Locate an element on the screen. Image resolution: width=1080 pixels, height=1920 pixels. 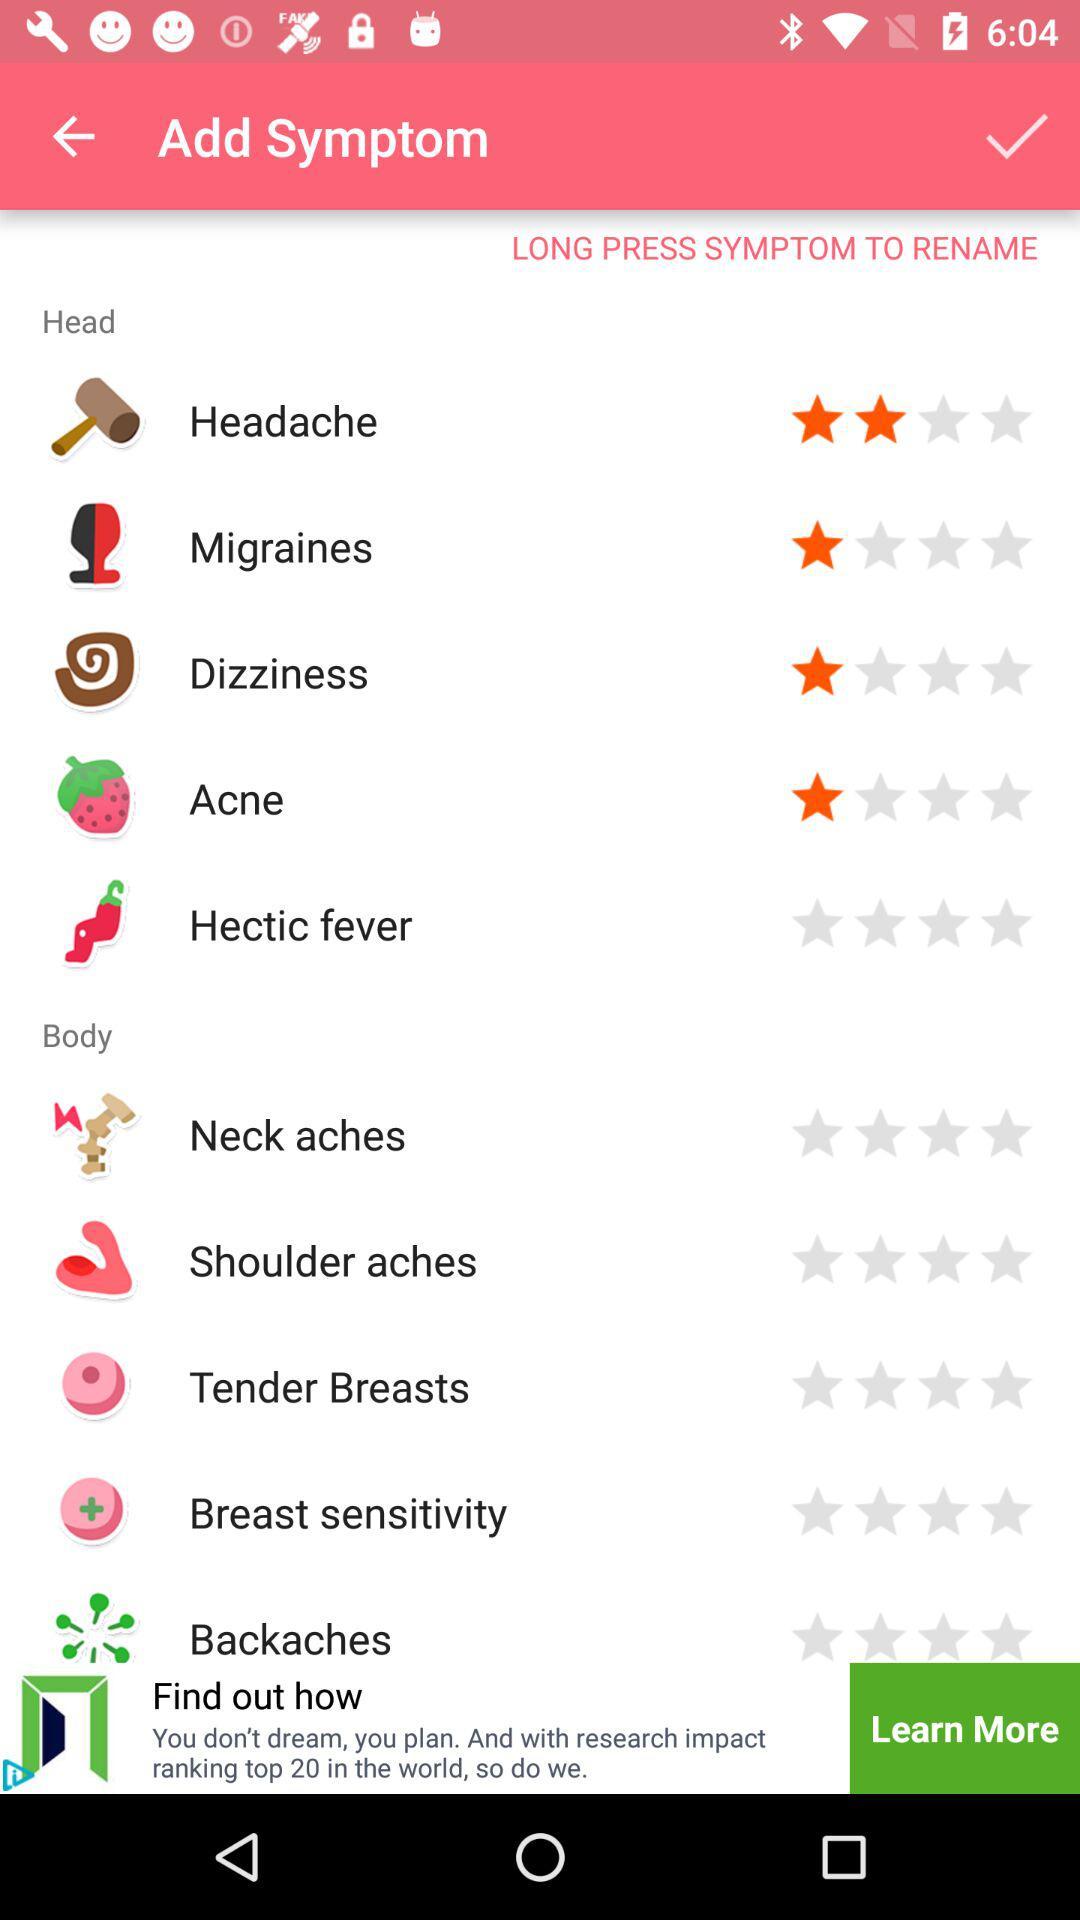
the icon above the long press symptom is located at coordinates (72, 135).